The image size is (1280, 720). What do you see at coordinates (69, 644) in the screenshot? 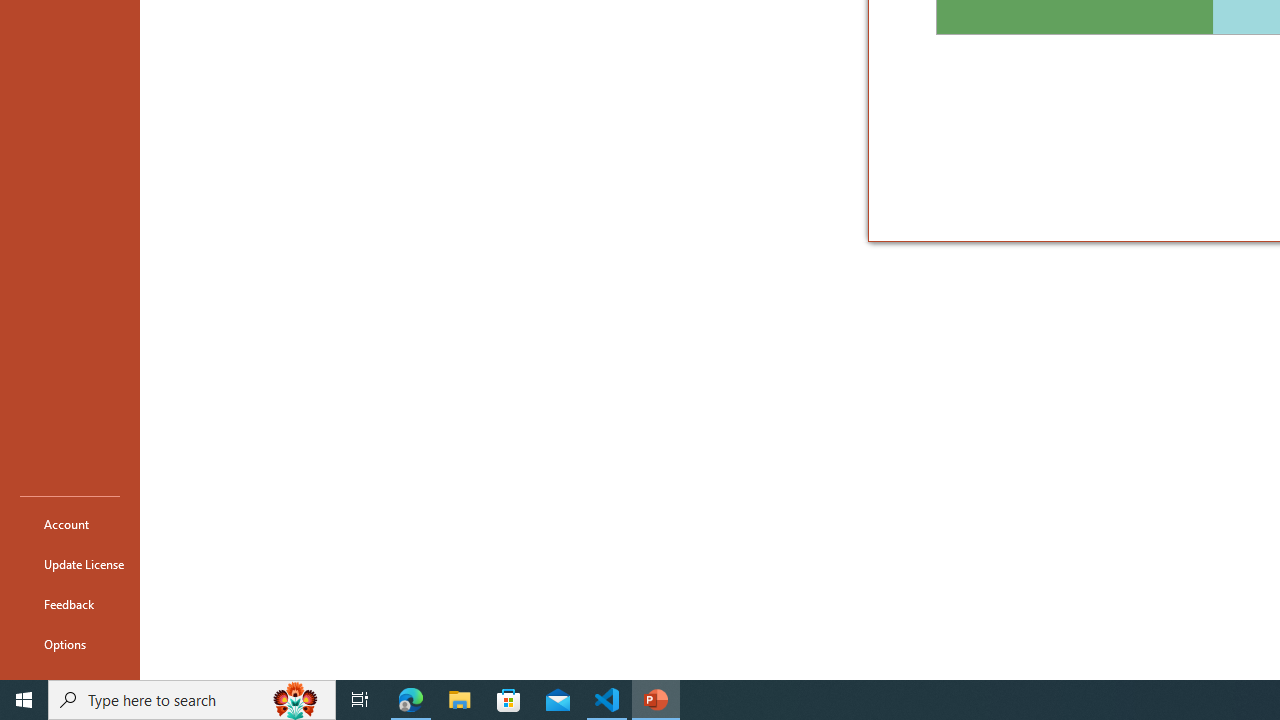
I see `'Options'` at bounding box center [69, 644].